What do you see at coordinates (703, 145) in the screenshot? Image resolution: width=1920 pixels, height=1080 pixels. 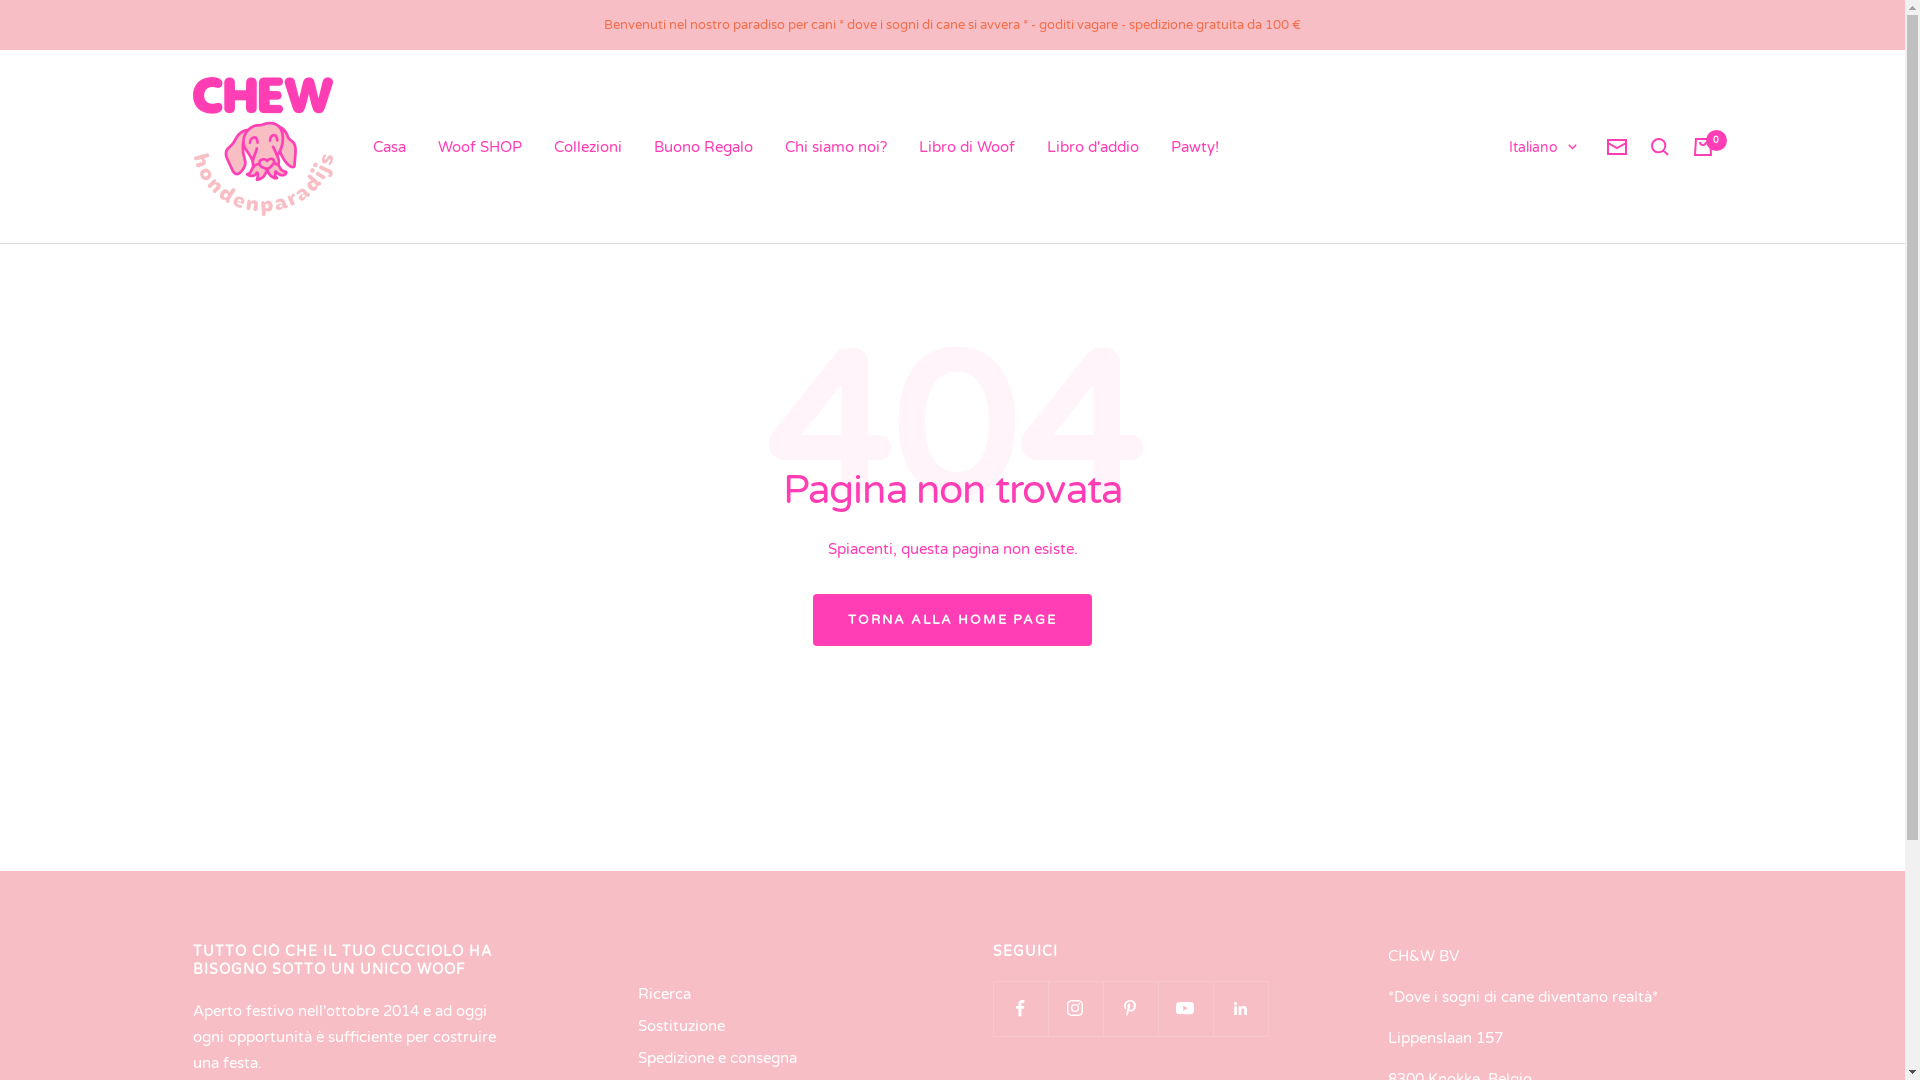 I see `'Buono Regalo'` at bounding box center [703, 145].